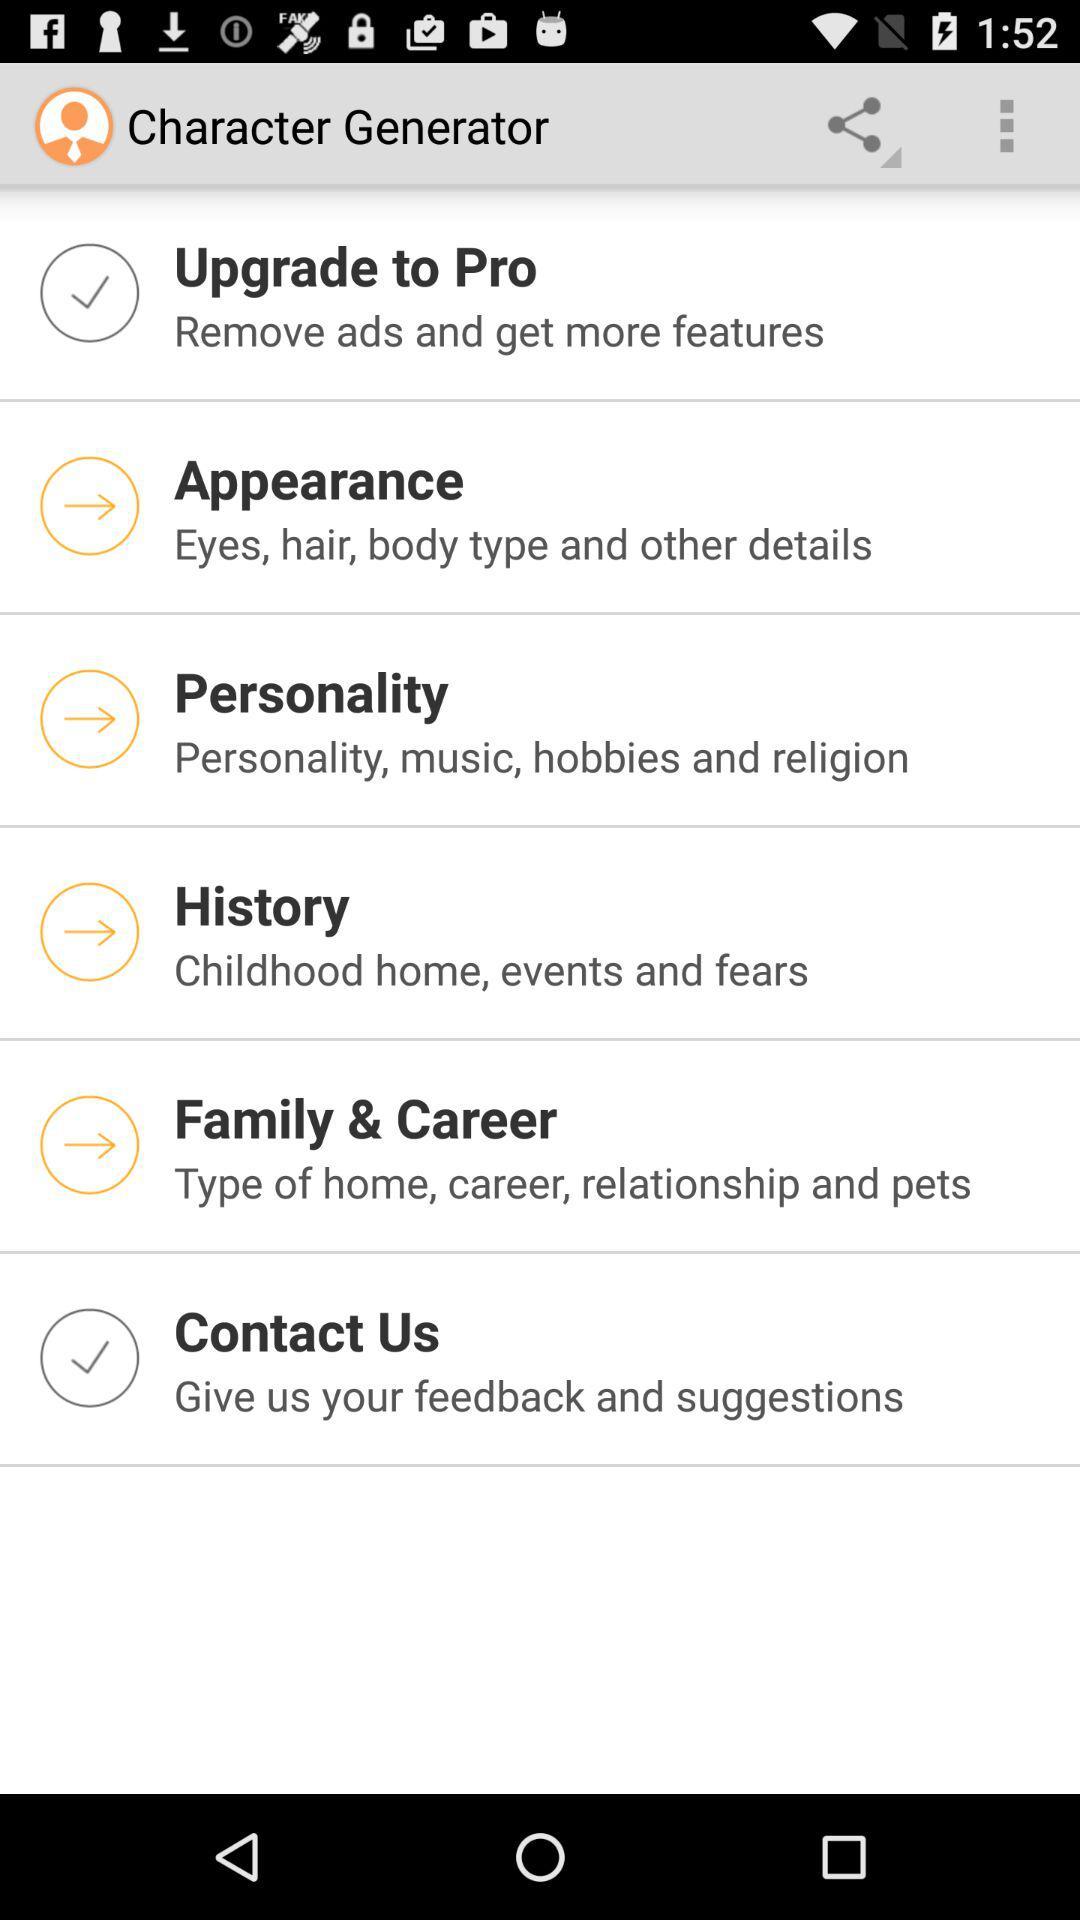 The width and height of the screenshot is (1080, 1920). What do you see at coordinates (613, 1394) in the screenshot?
I see `item below contact us icon` at bounding box center [613, 1394].